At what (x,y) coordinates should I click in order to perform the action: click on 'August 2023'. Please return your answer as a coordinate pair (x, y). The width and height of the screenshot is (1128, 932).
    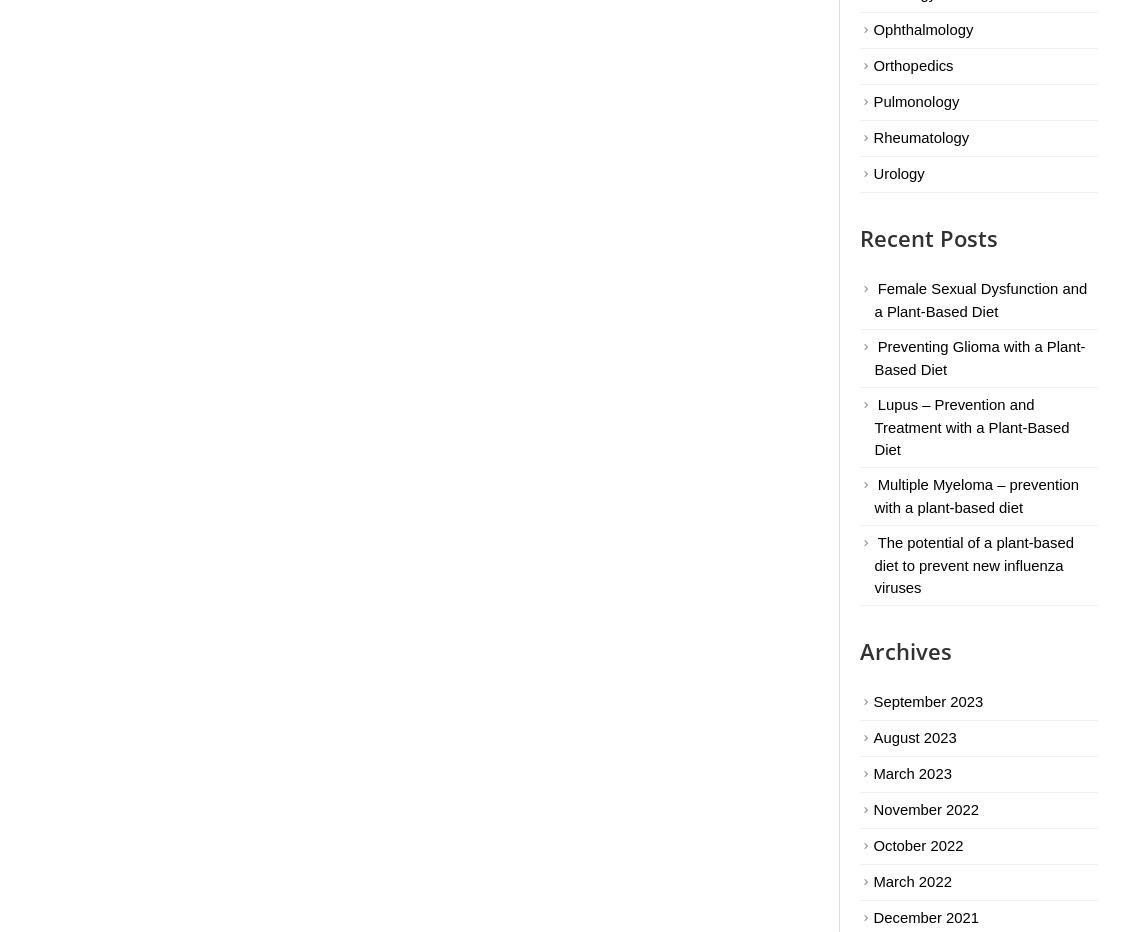
    Looking at the image, I should click on (913, 736).